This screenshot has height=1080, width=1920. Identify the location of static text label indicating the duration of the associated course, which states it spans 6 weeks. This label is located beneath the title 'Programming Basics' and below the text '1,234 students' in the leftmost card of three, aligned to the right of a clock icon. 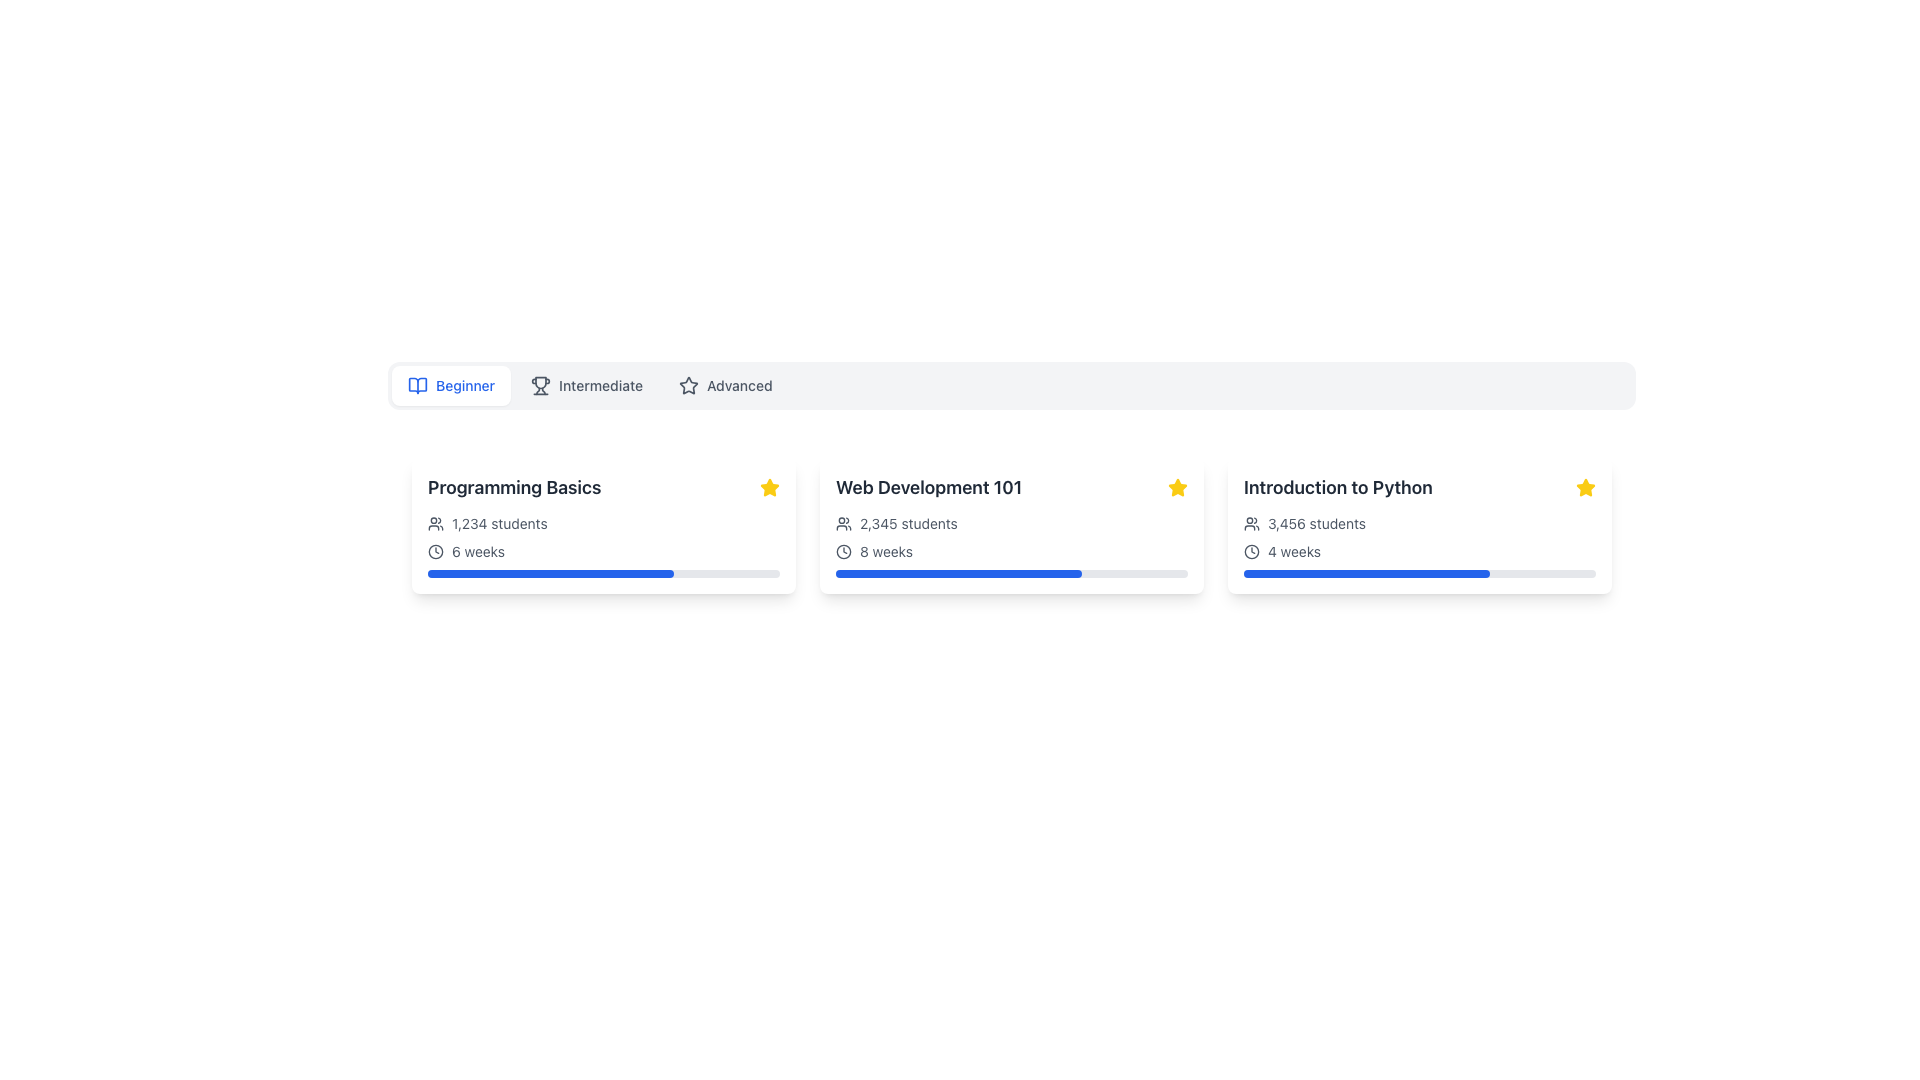
(477, 551).